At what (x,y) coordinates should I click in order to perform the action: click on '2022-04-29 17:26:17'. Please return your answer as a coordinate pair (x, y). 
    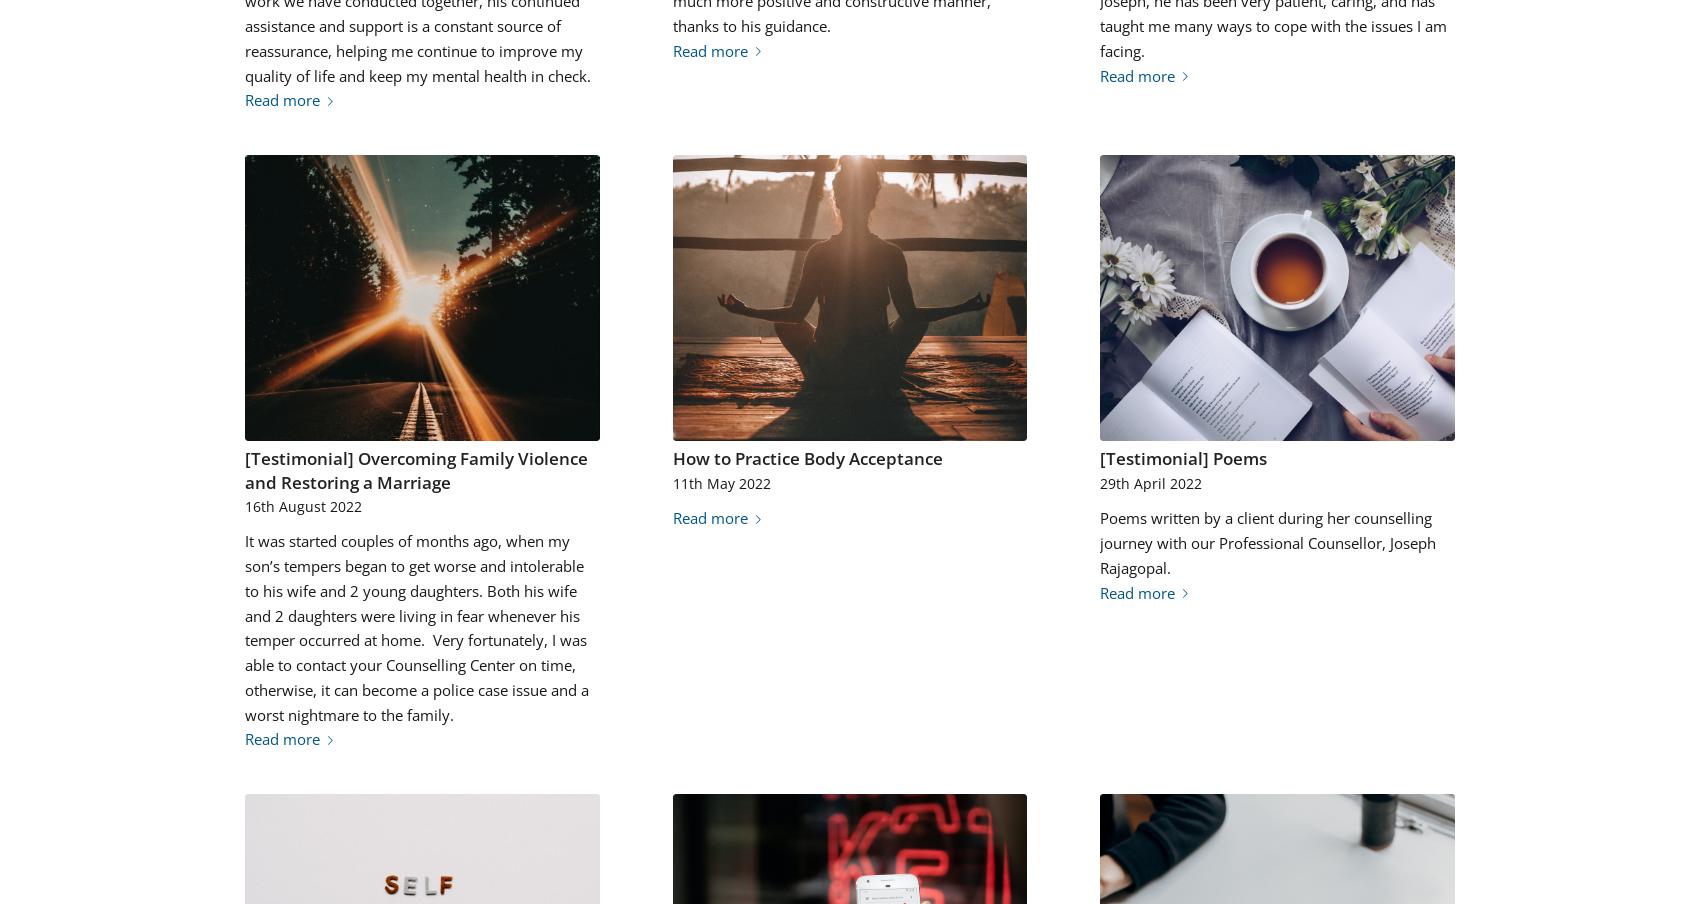
    Looking at the image, I should click on (1241, 326).